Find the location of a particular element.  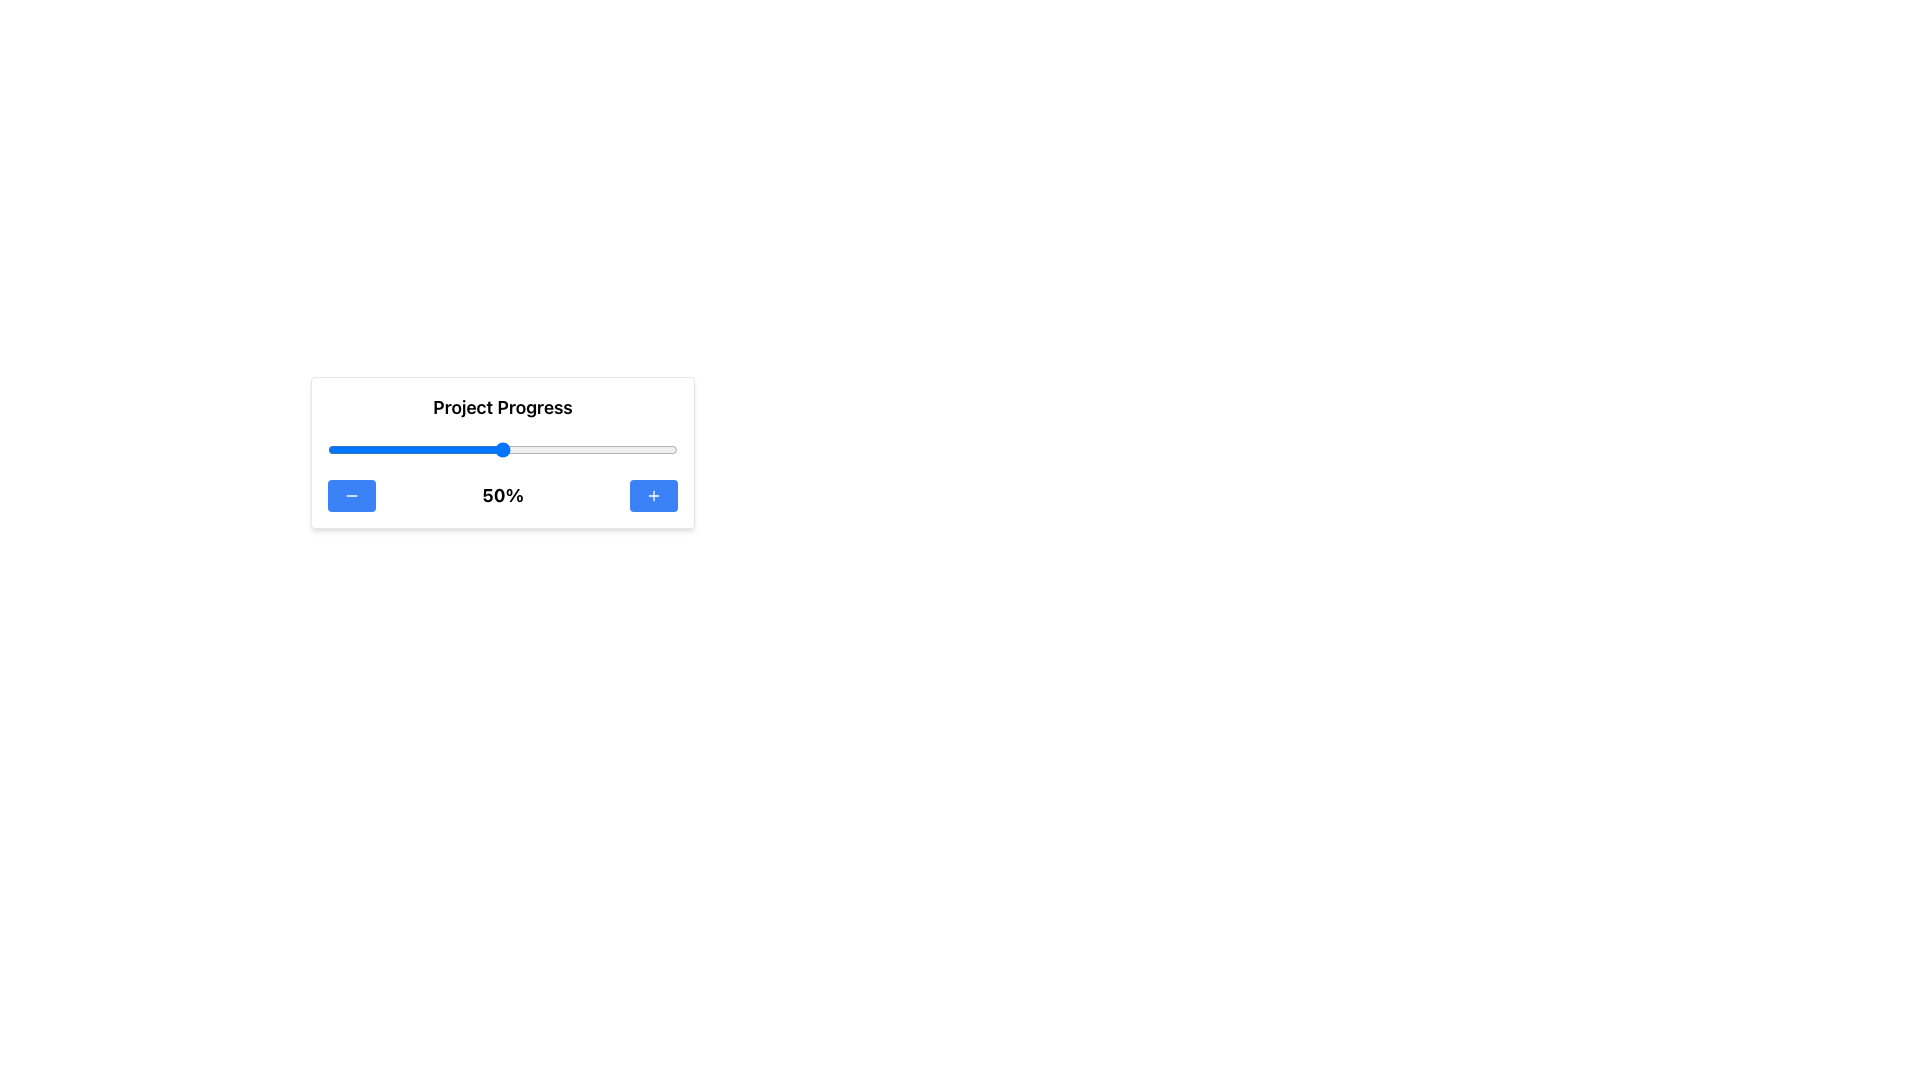

the project progress is located at coordinates (414, 450).